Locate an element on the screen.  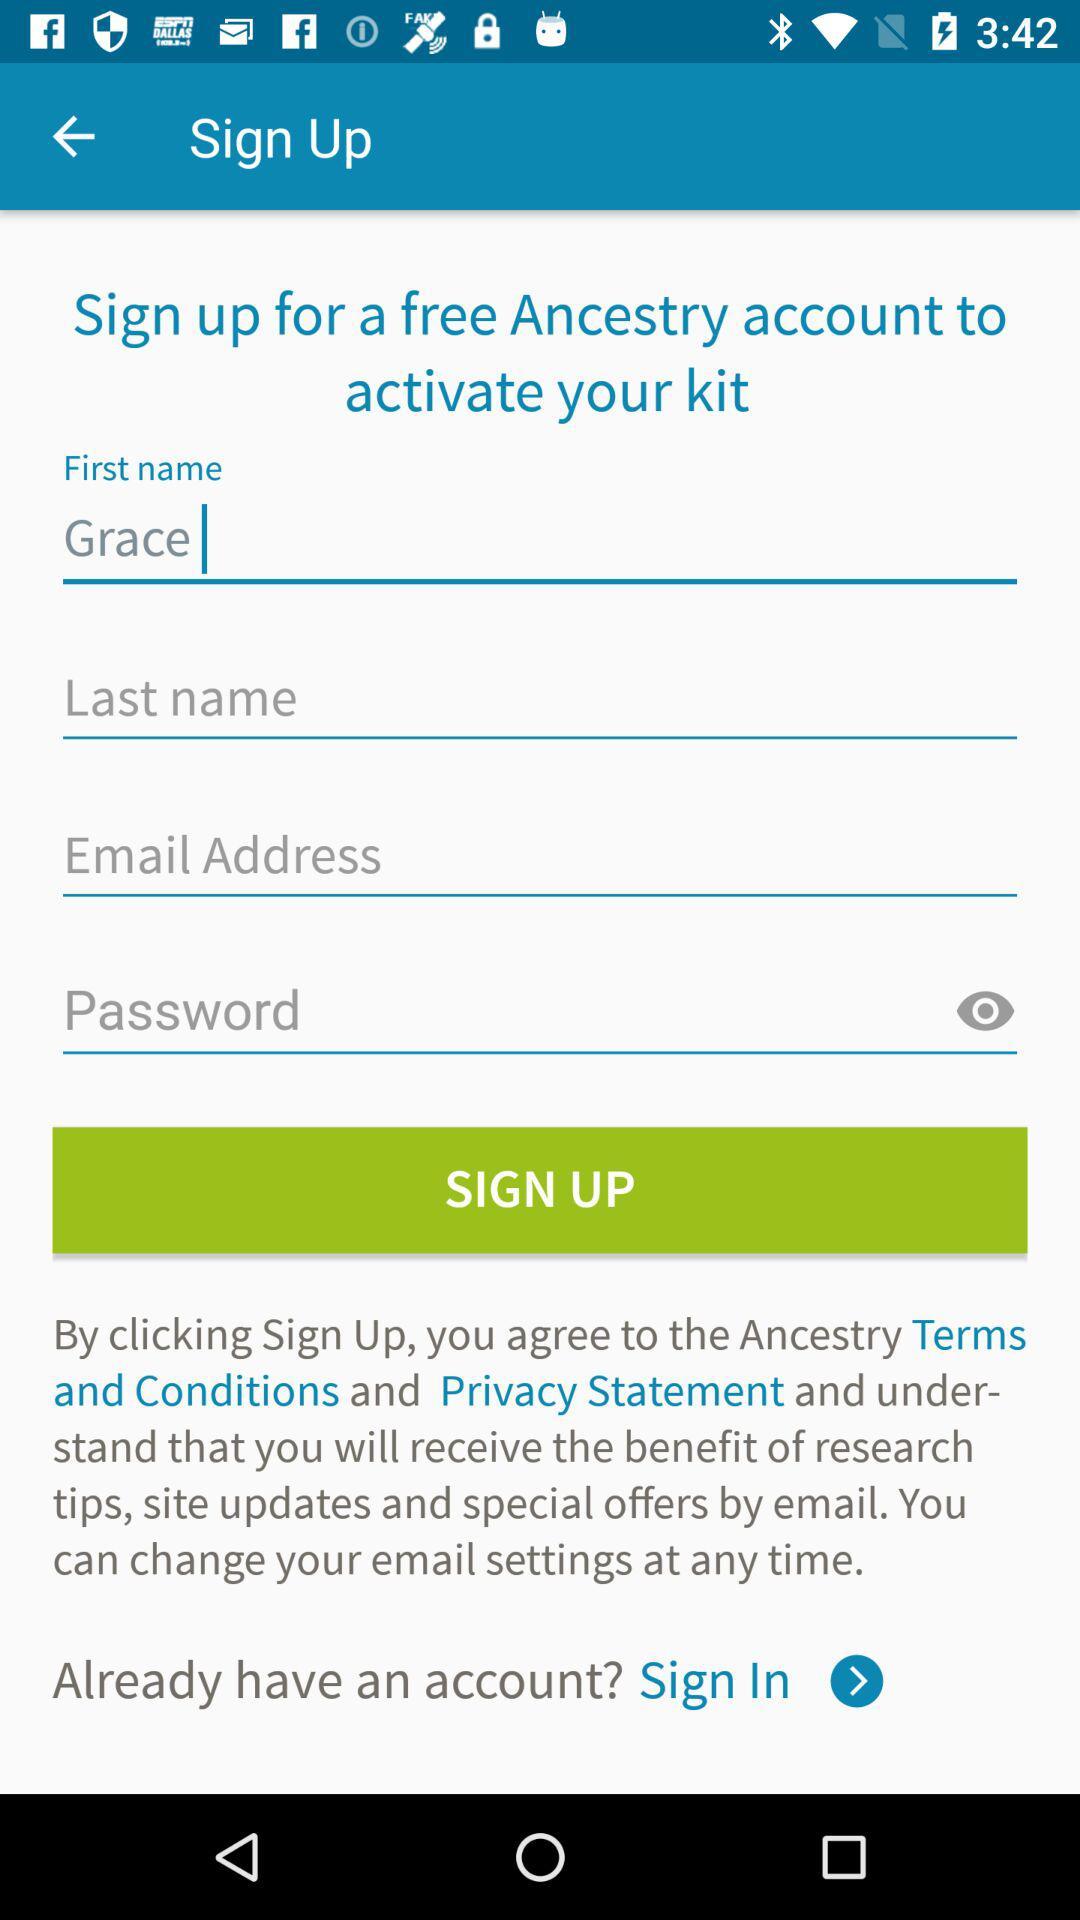
password is located at coordinates (540, 1012).